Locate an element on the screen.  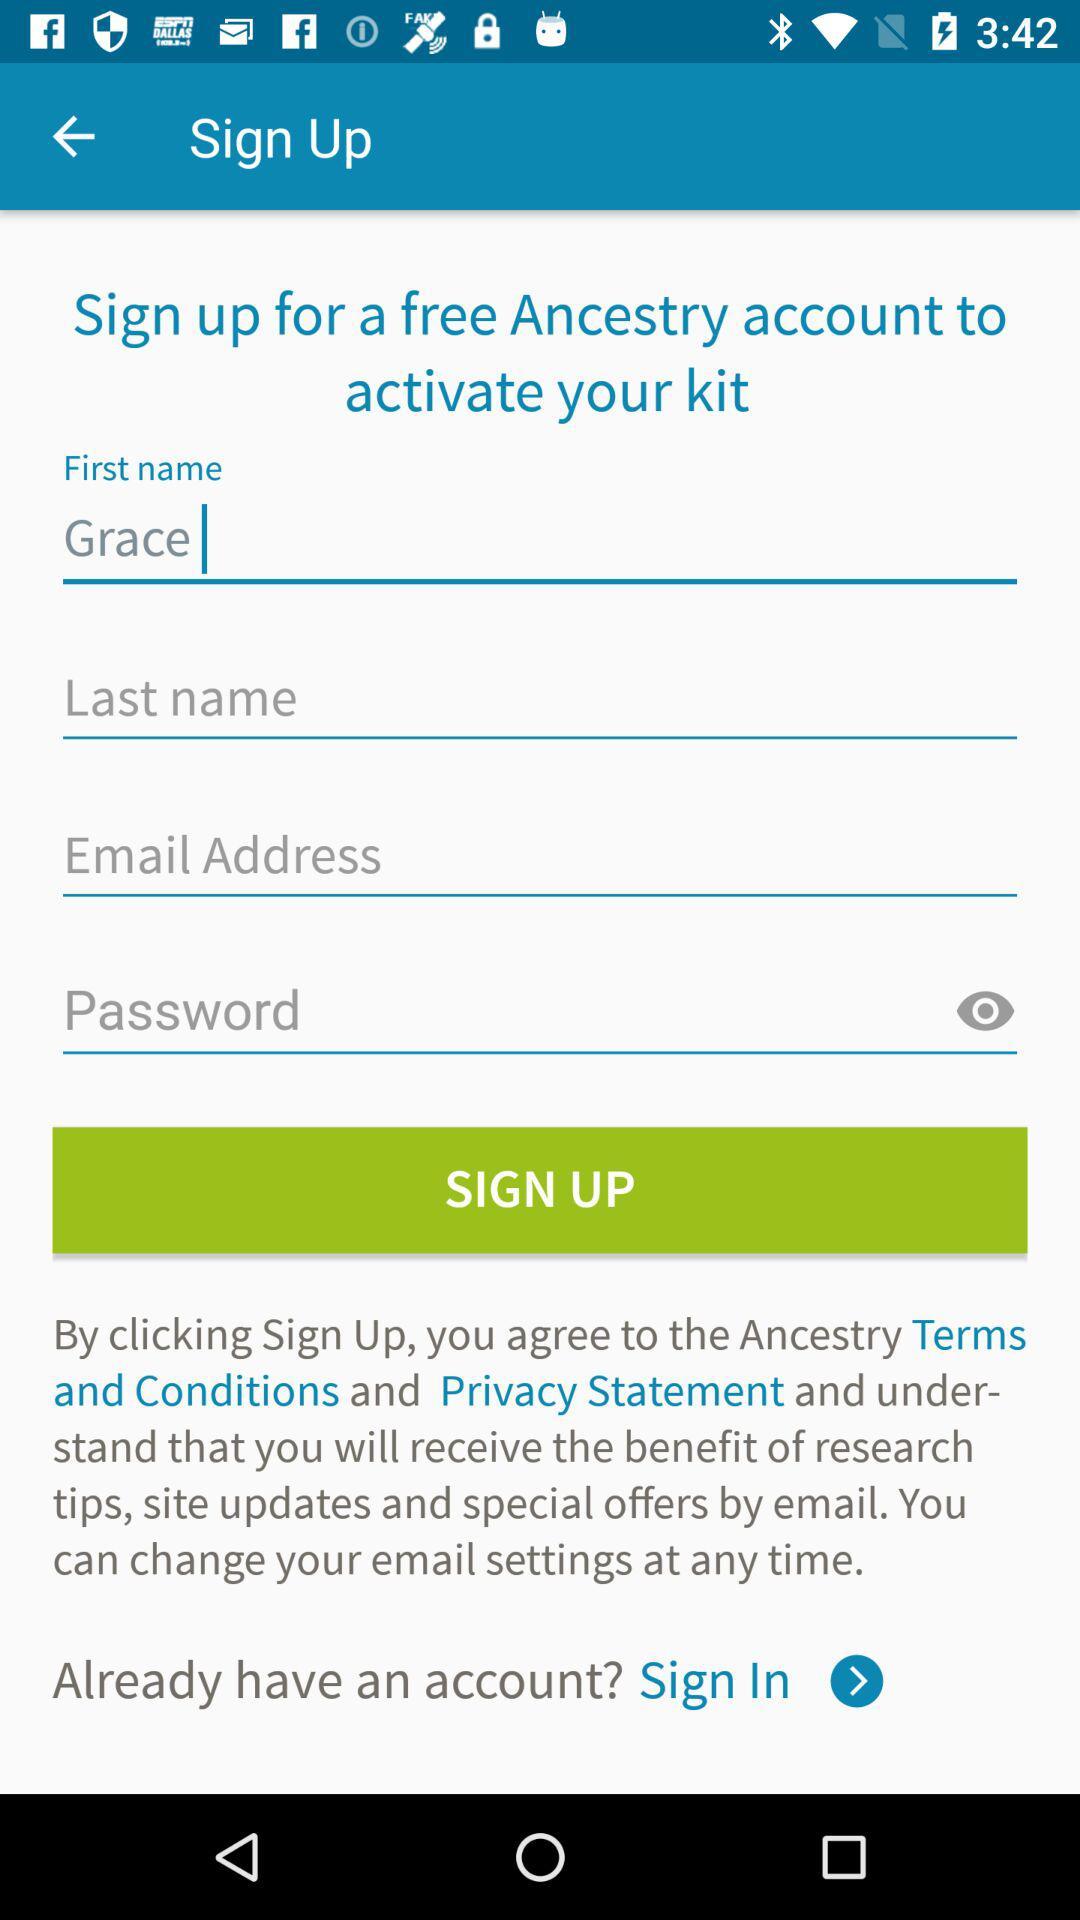
password is located at coordinates (540, 1012).